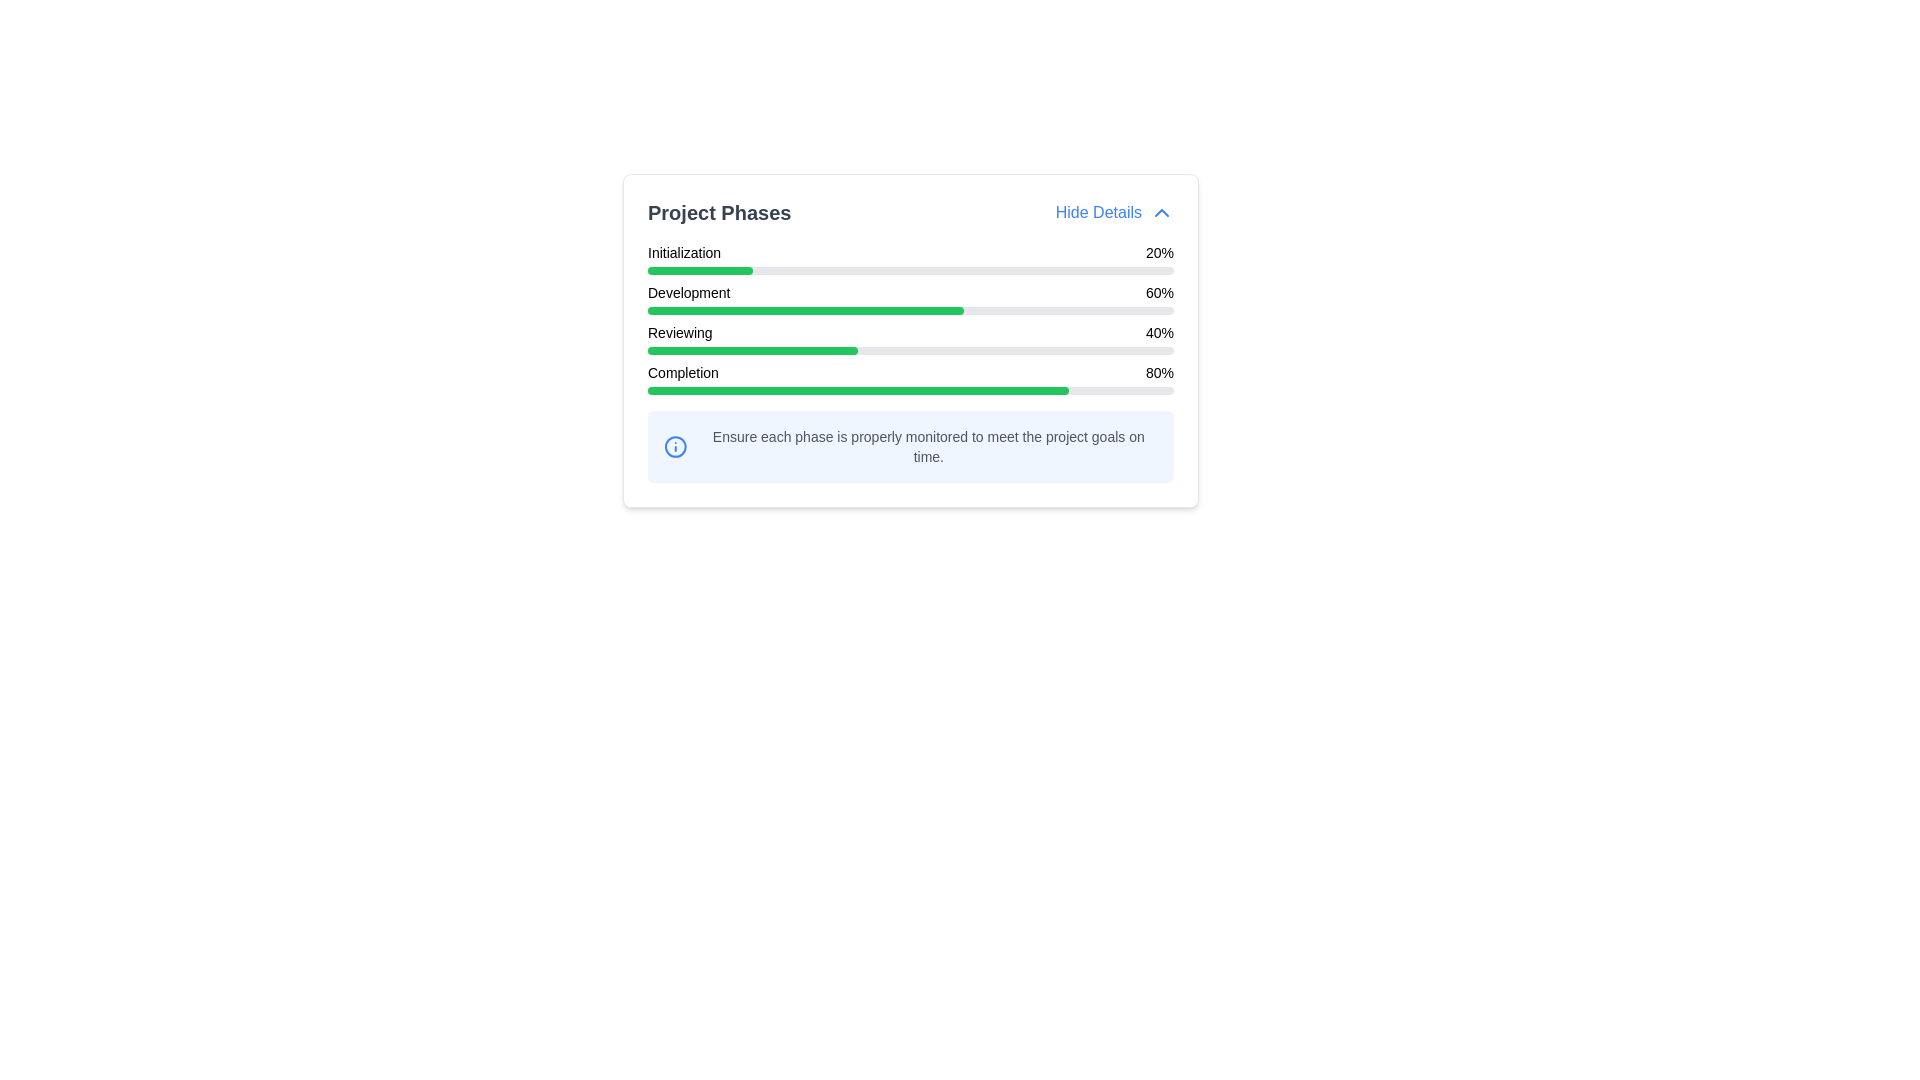  I want to click on the third progress bar in the vertical sequence of progress indicators within the 'Project Phases' section, so click(910, 338).